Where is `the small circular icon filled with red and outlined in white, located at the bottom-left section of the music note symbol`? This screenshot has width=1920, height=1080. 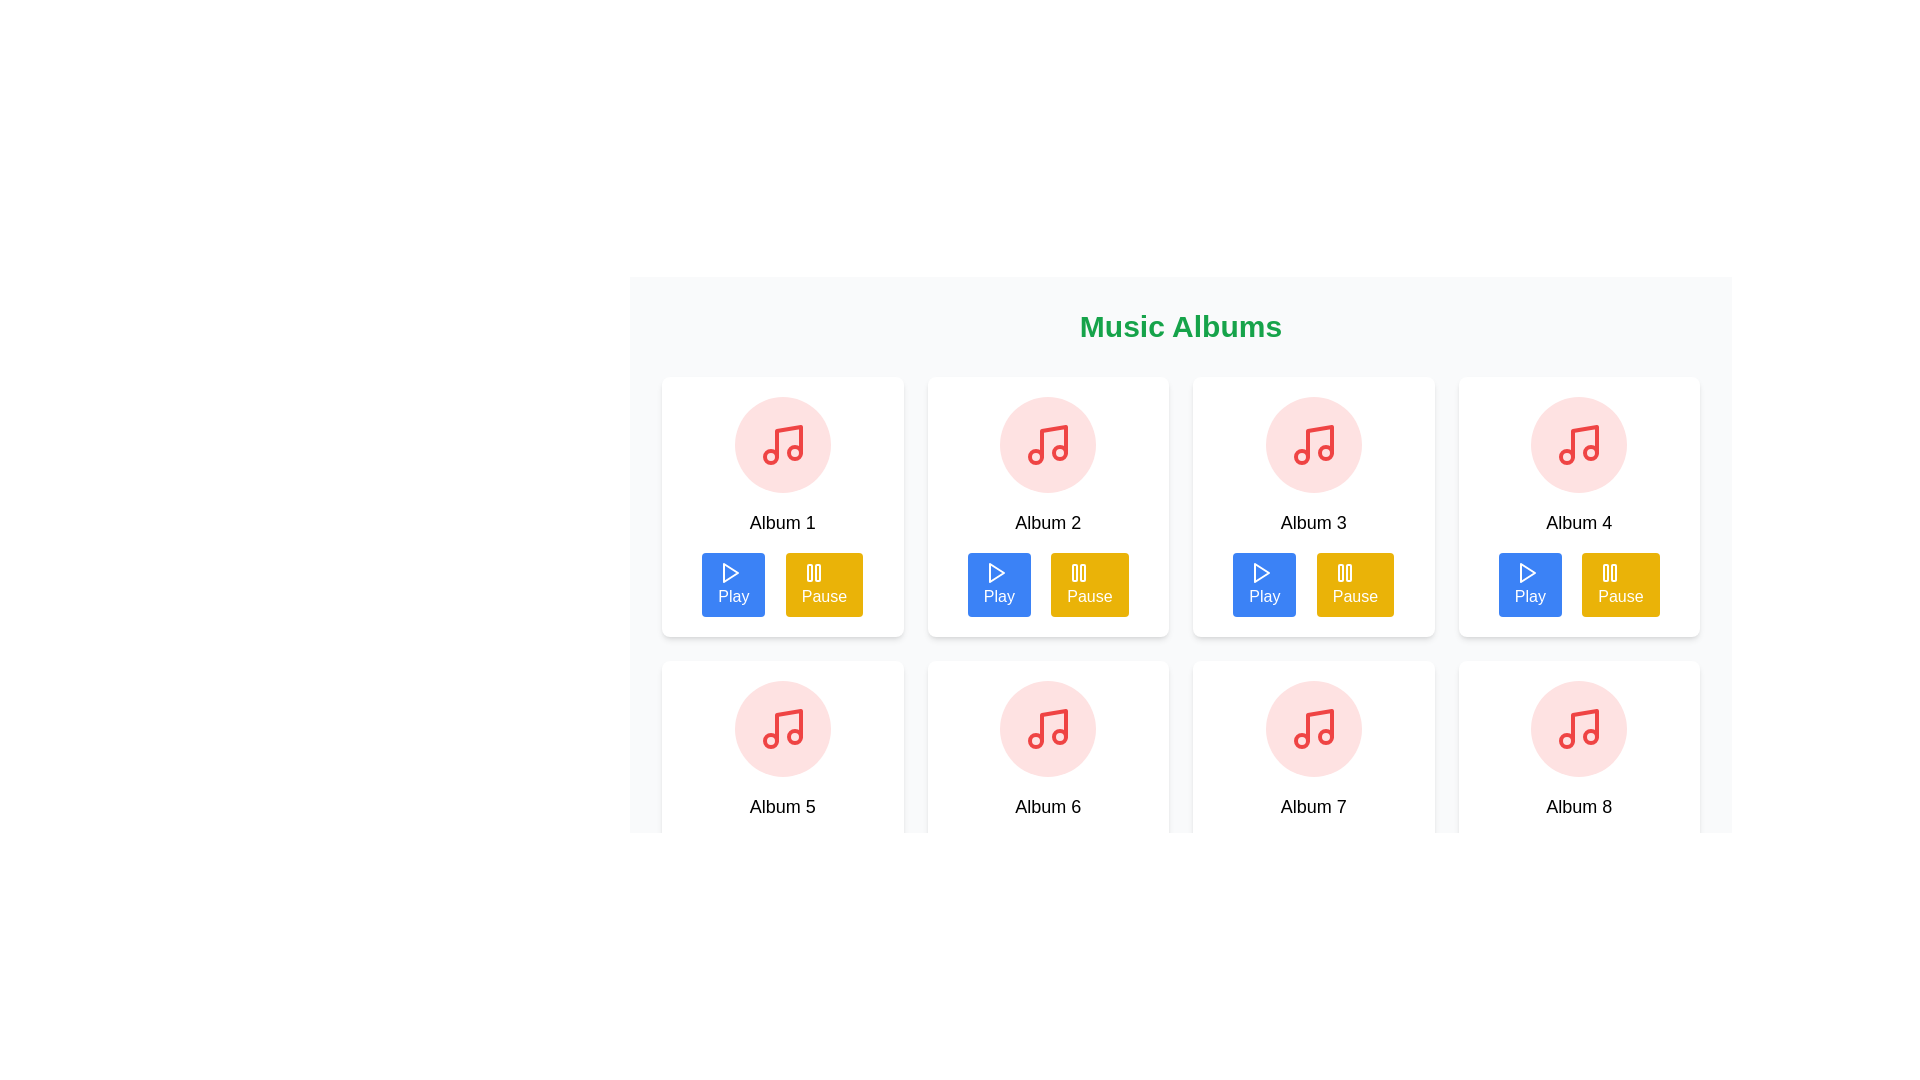
the small circular icon filled with red and outlined in white, located at the bottom-left section of the music note symbol is located at coordinates (1566, 740).